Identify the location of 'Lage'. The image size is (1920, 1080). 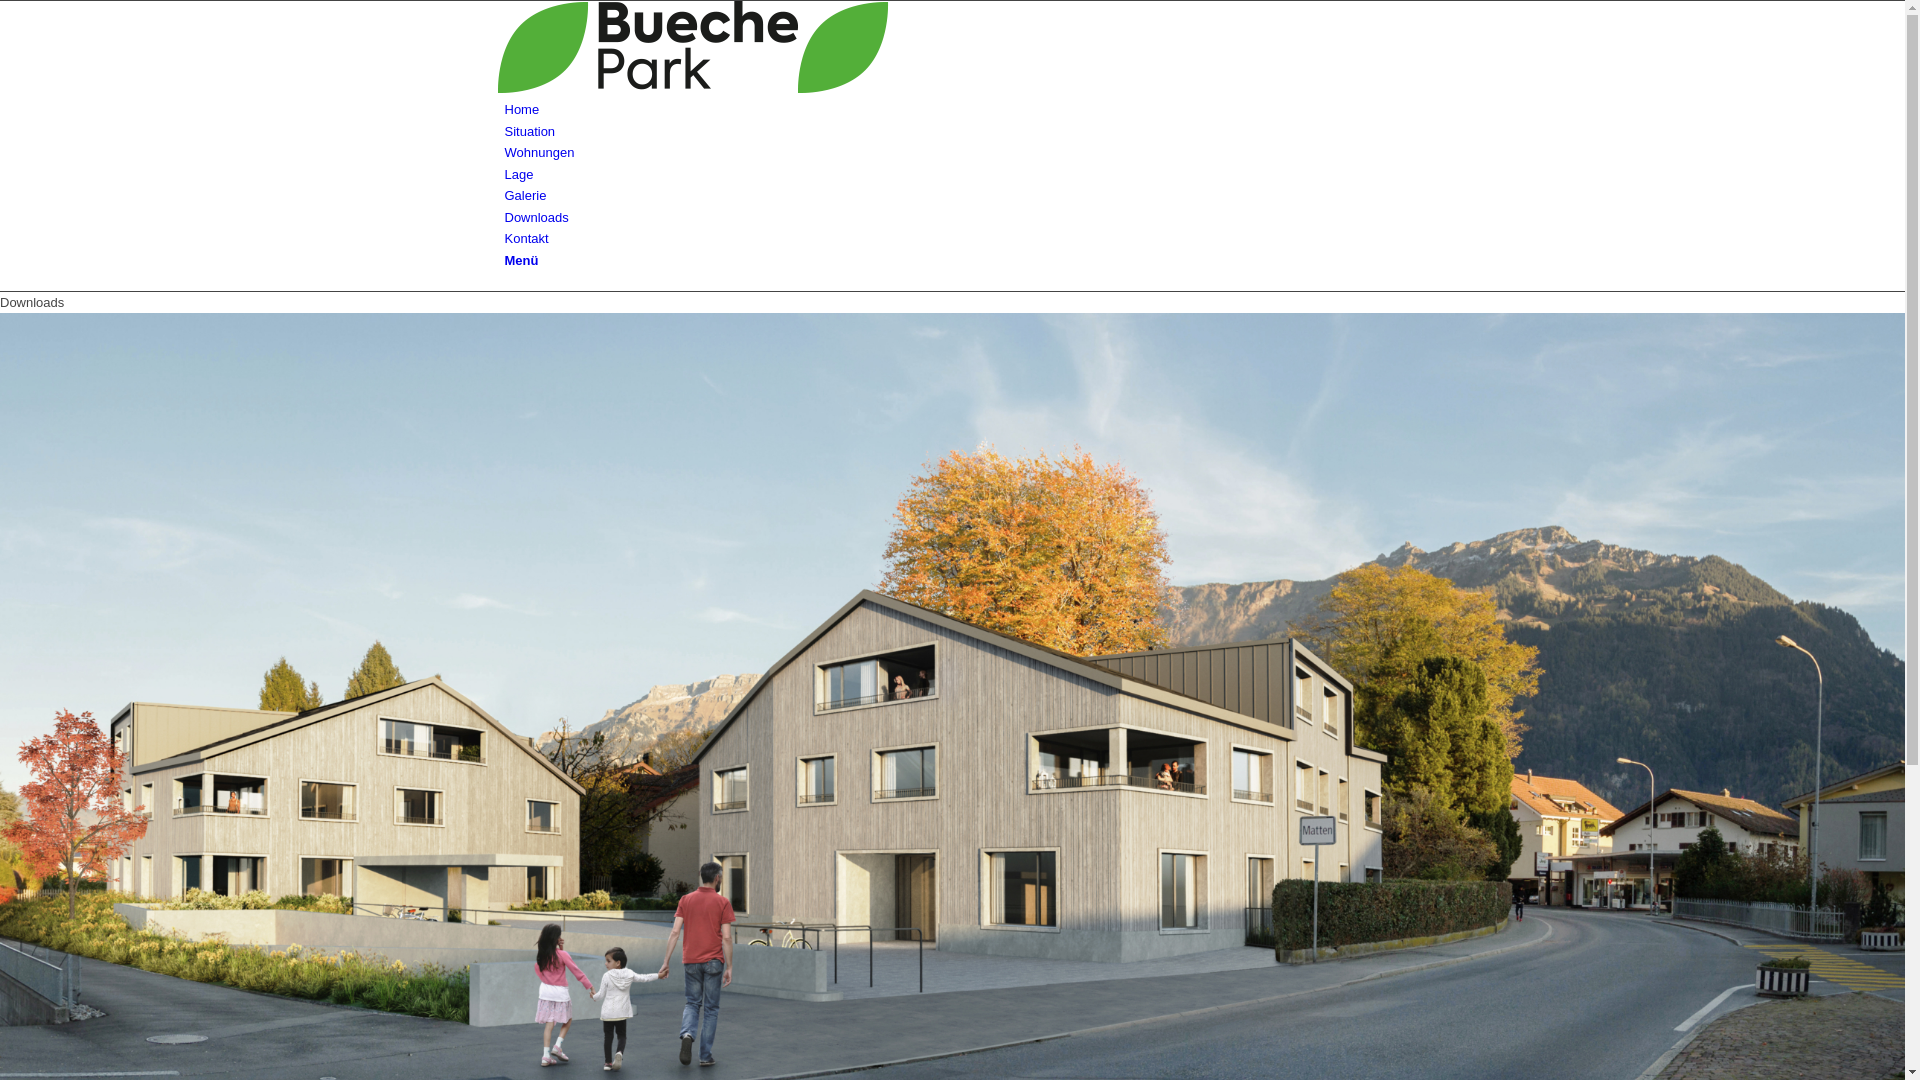
(518, 173).